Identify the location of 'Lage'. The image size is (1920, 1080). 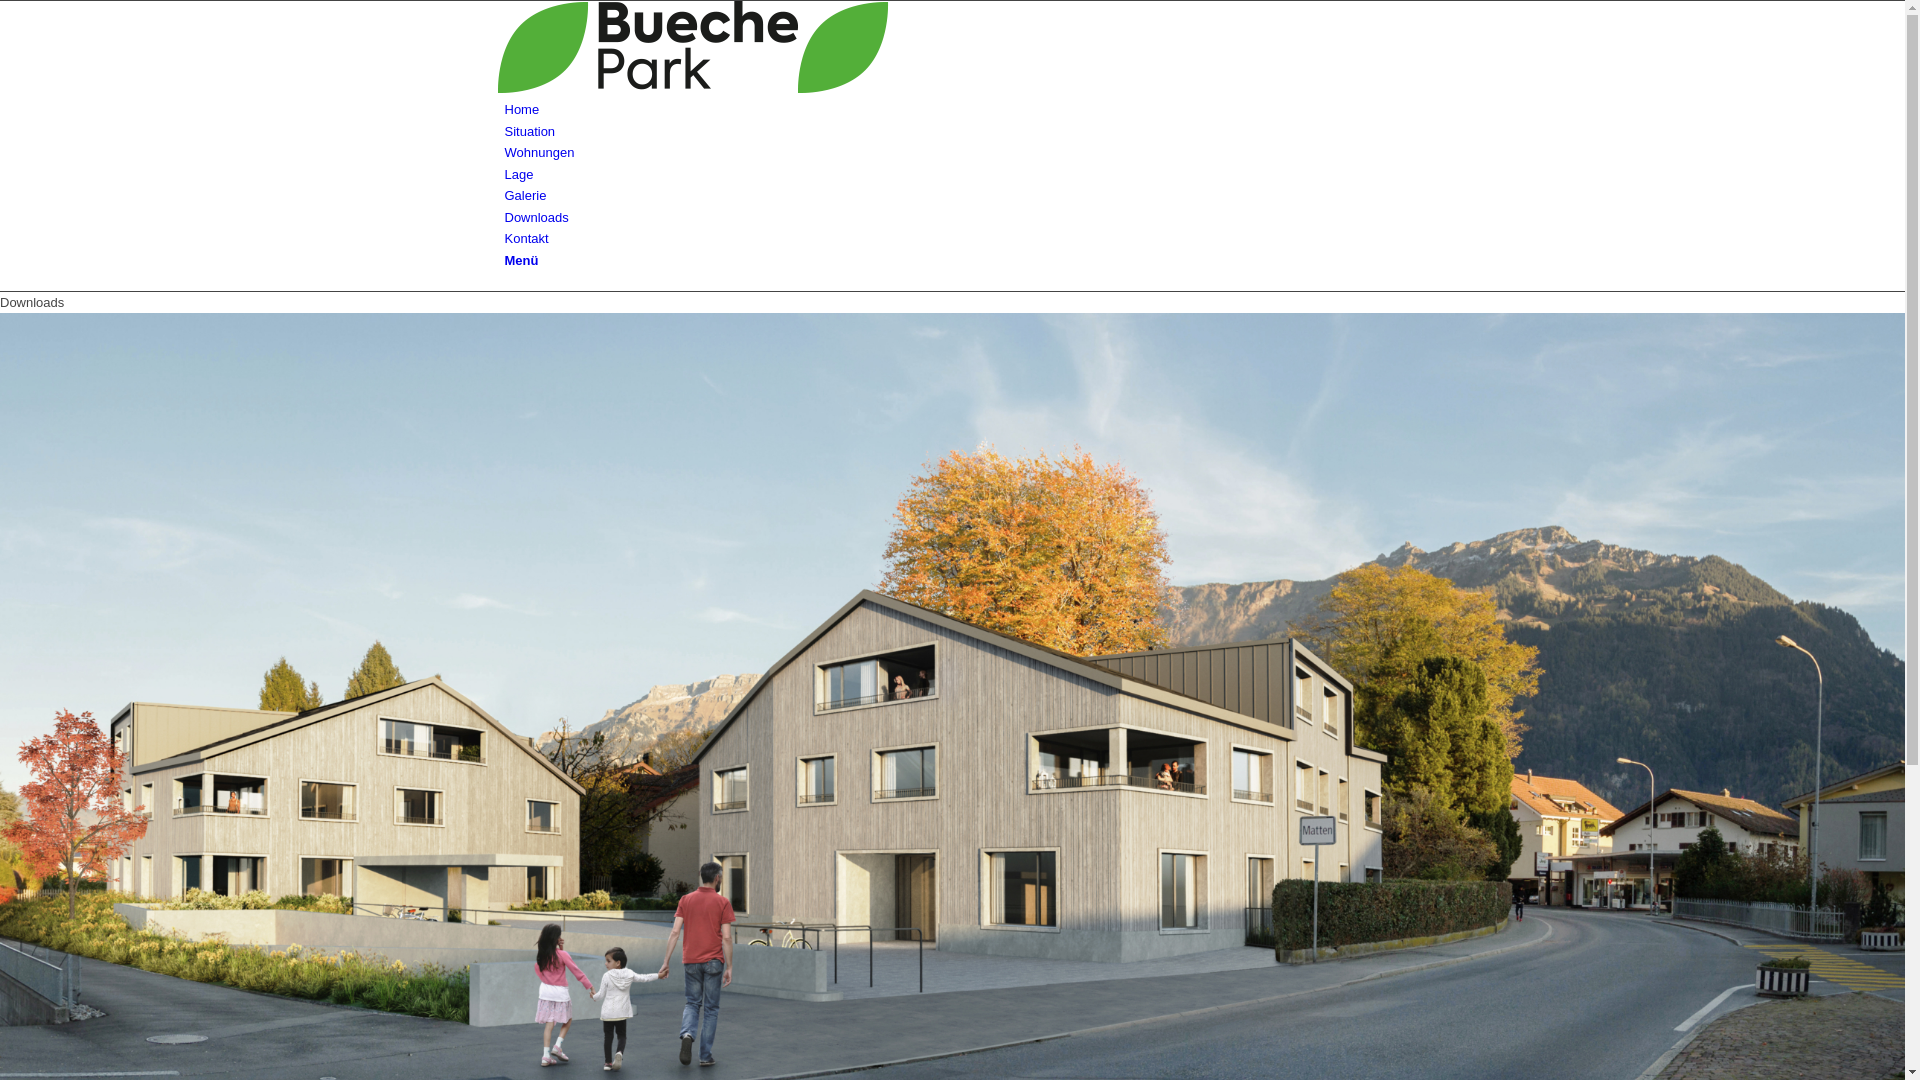
(518, 173).